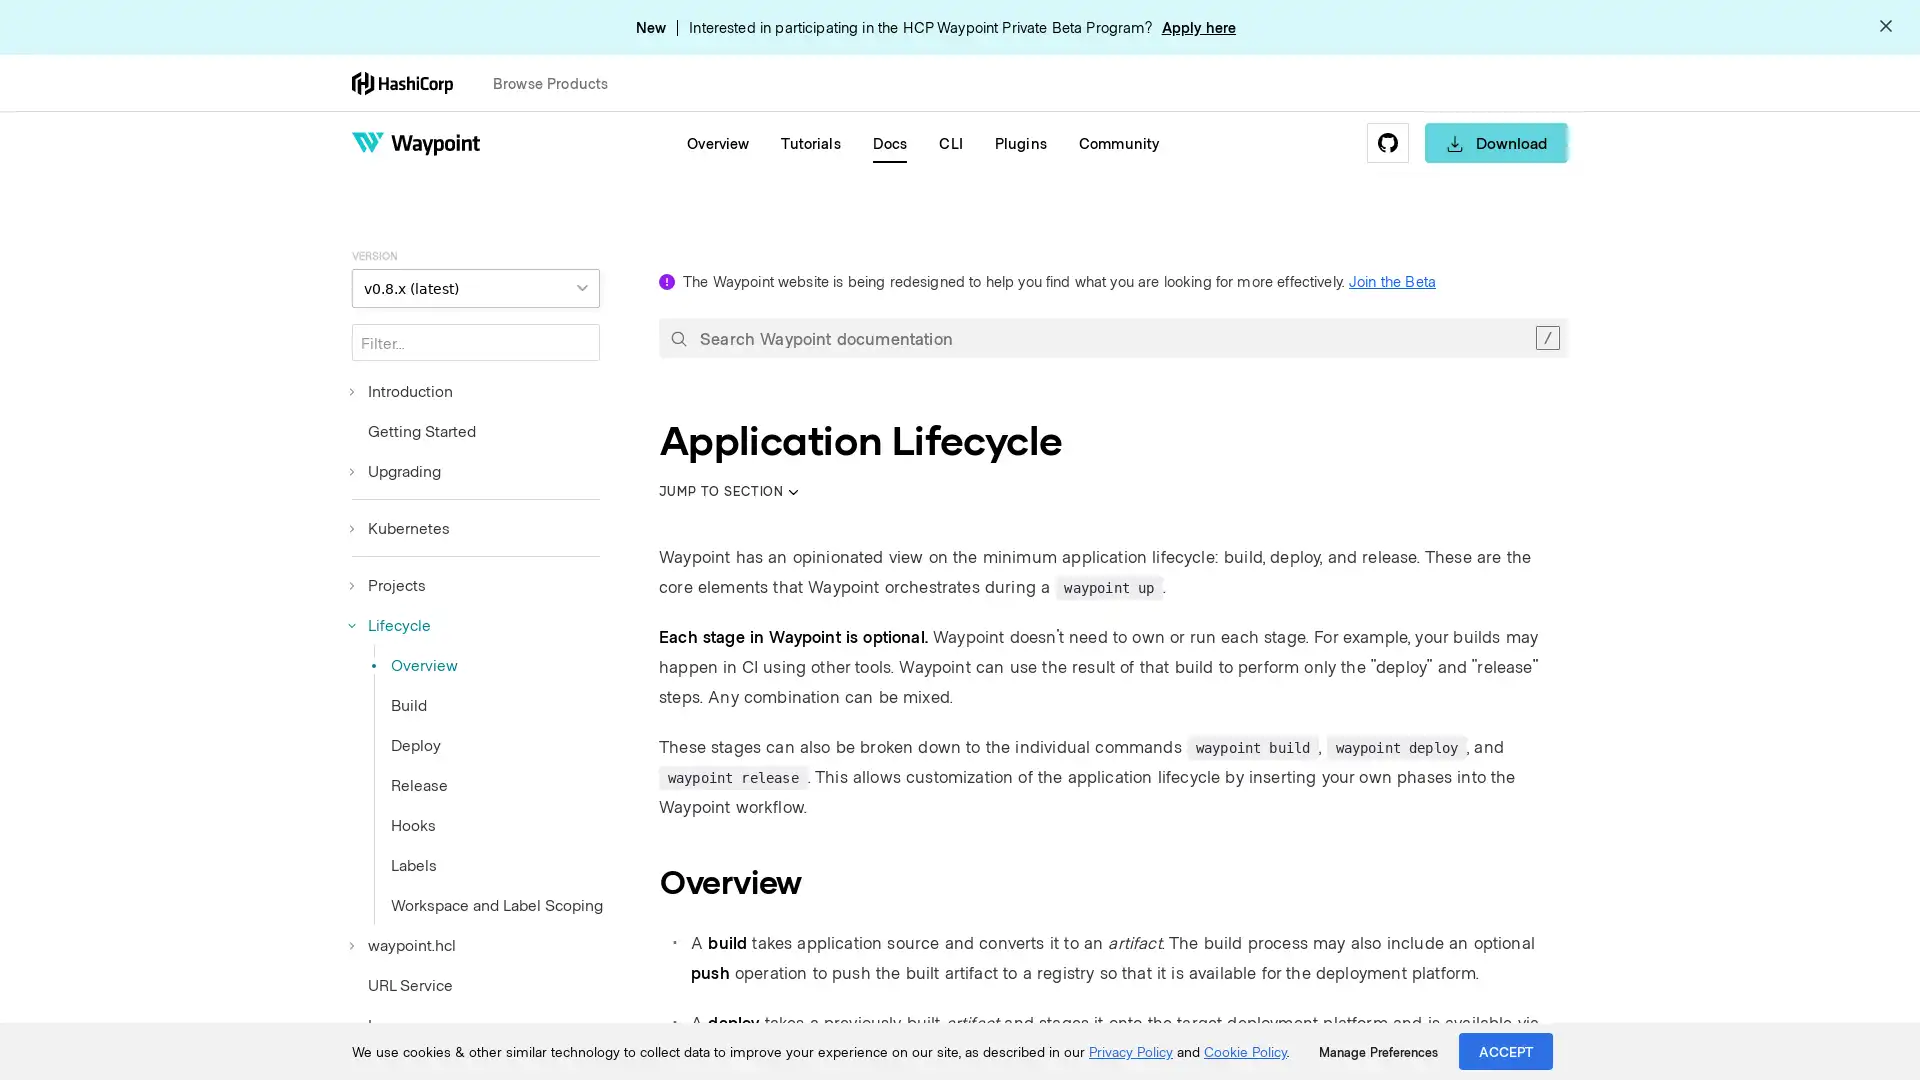  I want to click on Lifecycle, so click(391, 623).